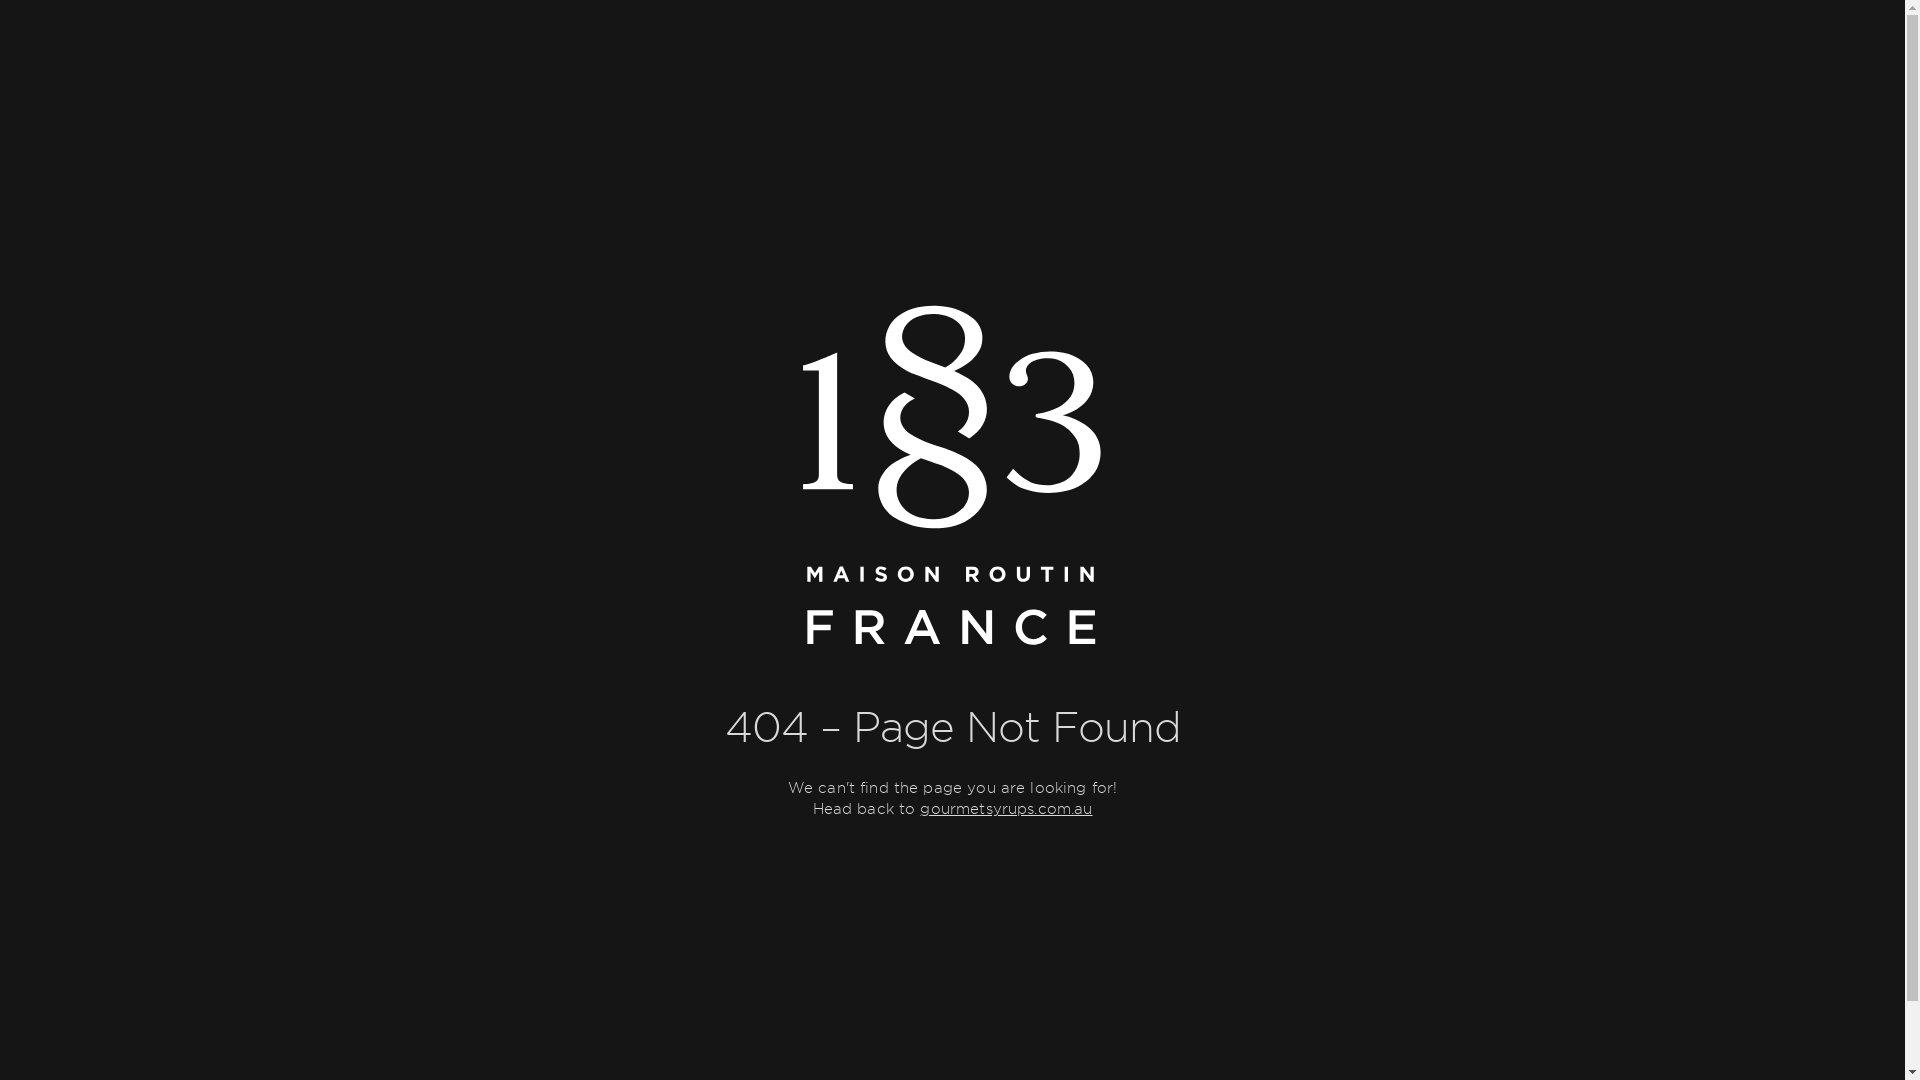  Describe the element at coordinates (1006, 808) in the screenshot. I see `'gourmetsyrups.com.au'` at that location.